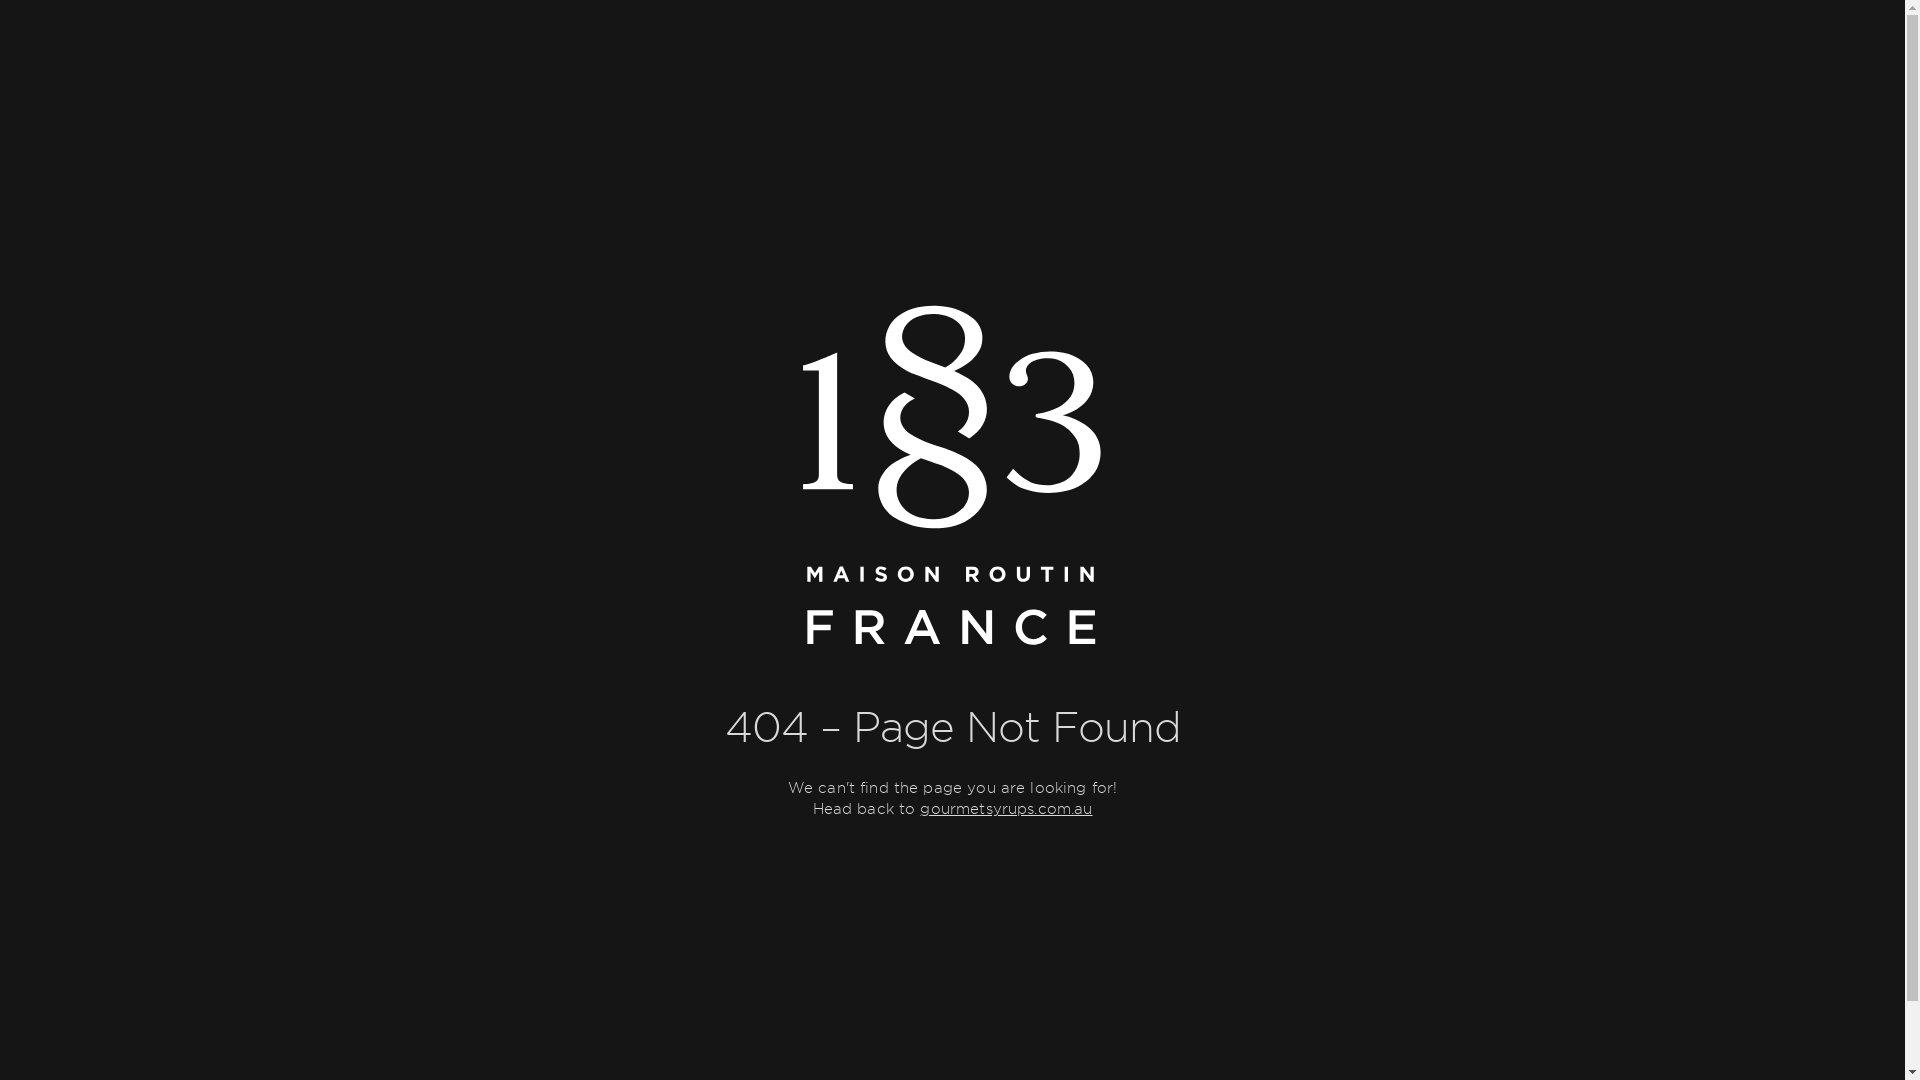  Describe the element at coordinates (1006, 808) in the screenshot. I see `'gourmetsyrups.com.au'` at that location.